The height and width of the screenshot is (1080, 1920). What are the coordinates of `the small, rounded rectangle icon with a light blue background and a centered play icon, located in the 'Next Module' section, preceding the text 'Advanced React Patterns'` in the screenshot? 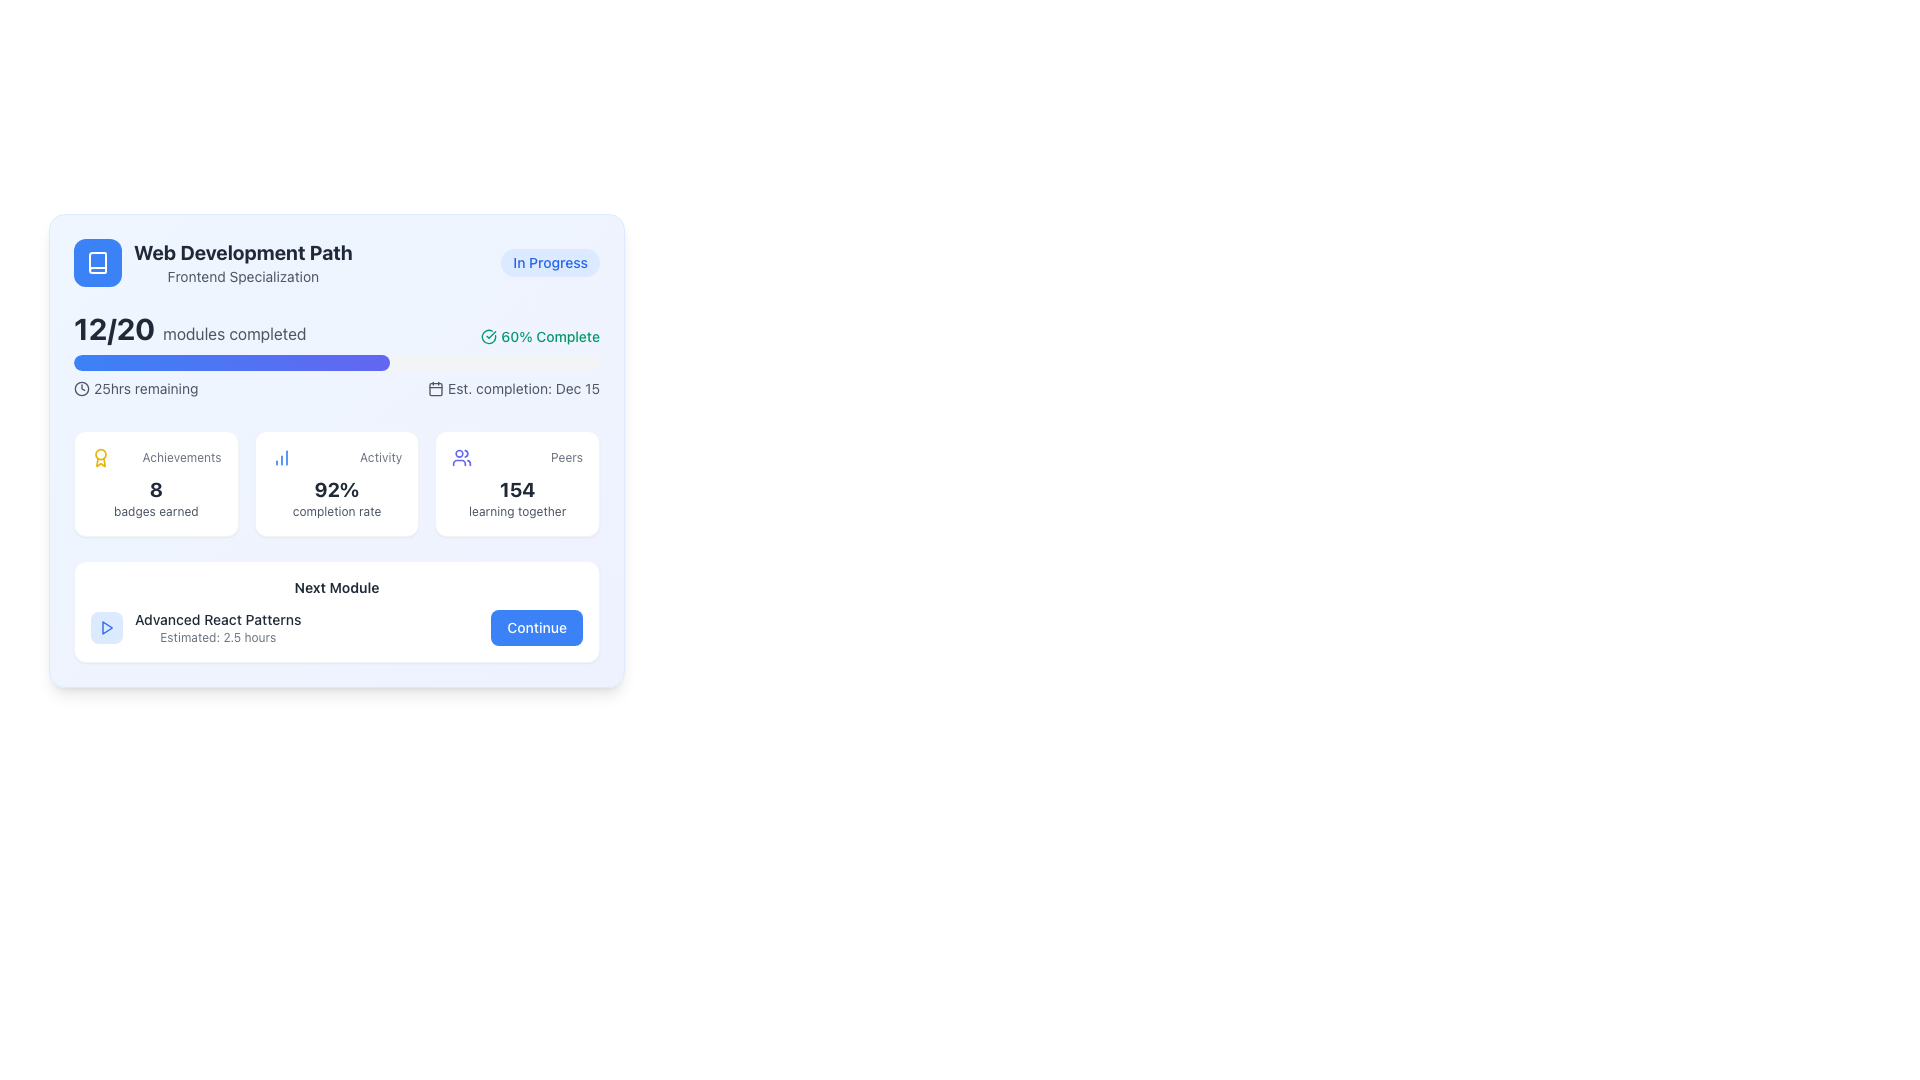 It's located at (105, 627).